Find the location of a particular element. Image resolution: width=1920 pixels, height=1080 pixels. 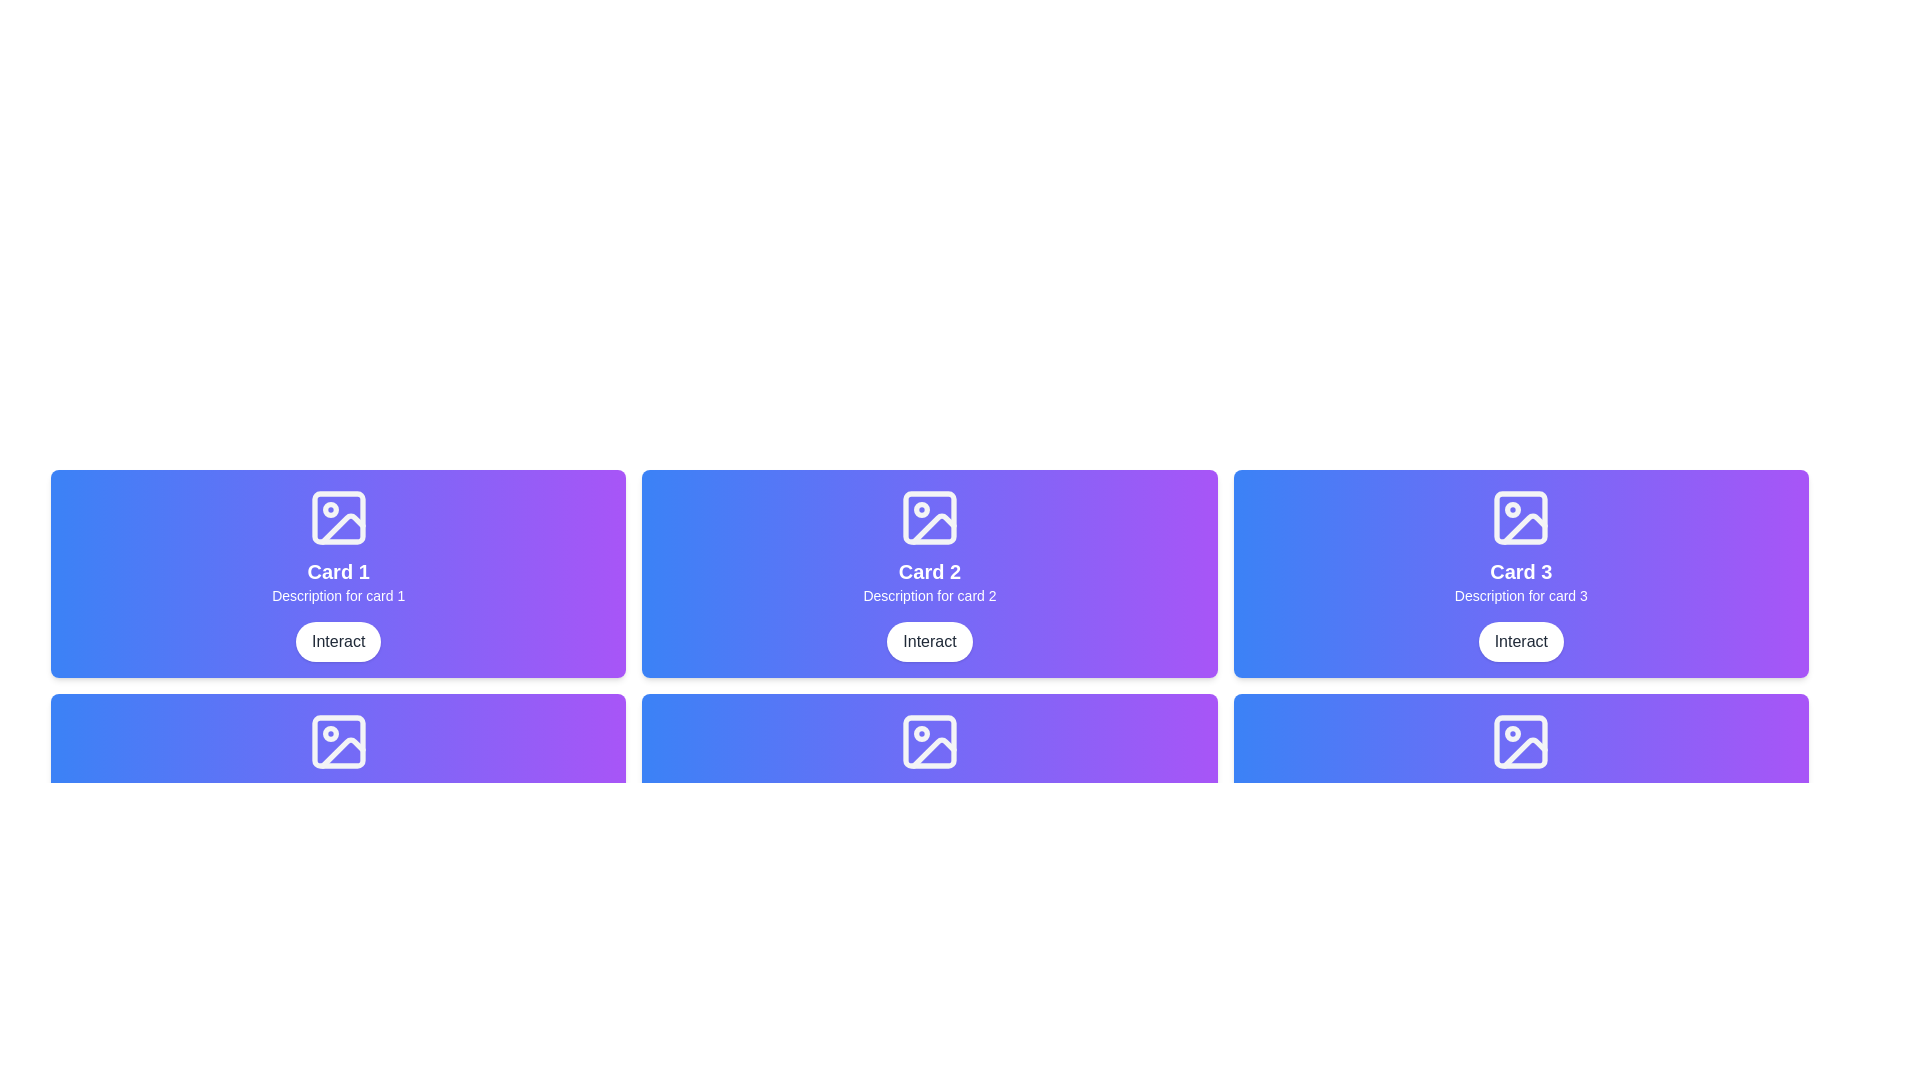

the button located at the bottom center of 'Card 2' is located at coordinates (929, 641).